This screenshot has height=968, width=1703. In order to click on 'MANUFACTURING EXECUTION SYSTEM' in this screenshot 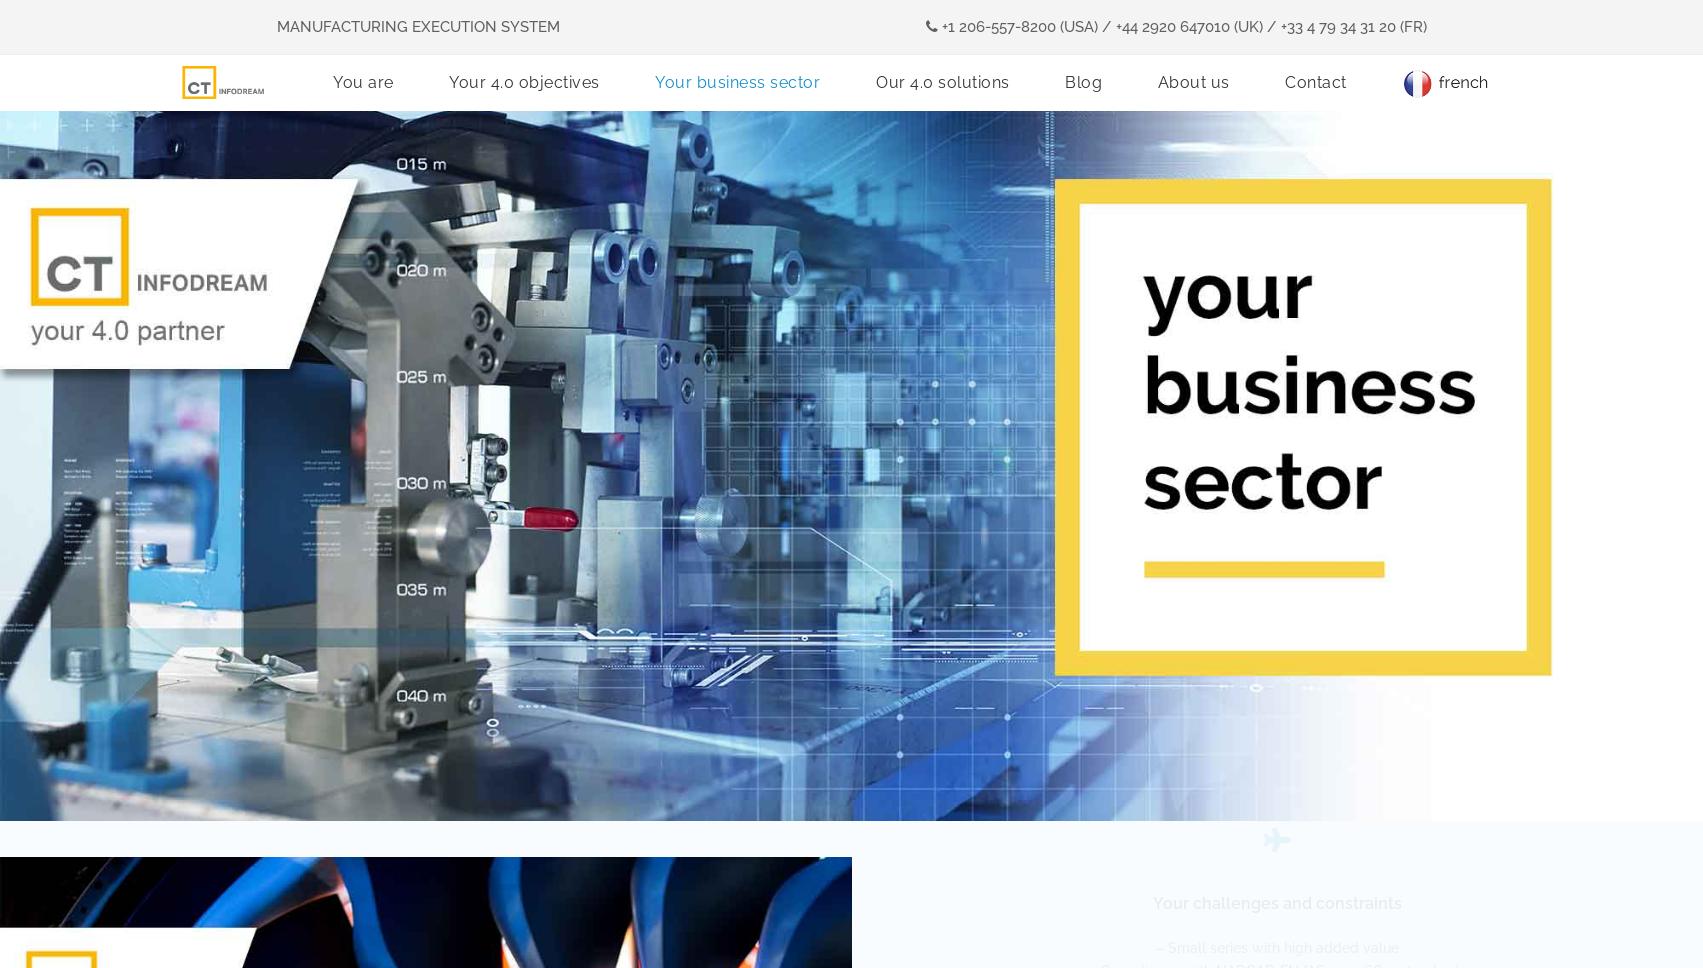, I will do `click(417, 26)`.